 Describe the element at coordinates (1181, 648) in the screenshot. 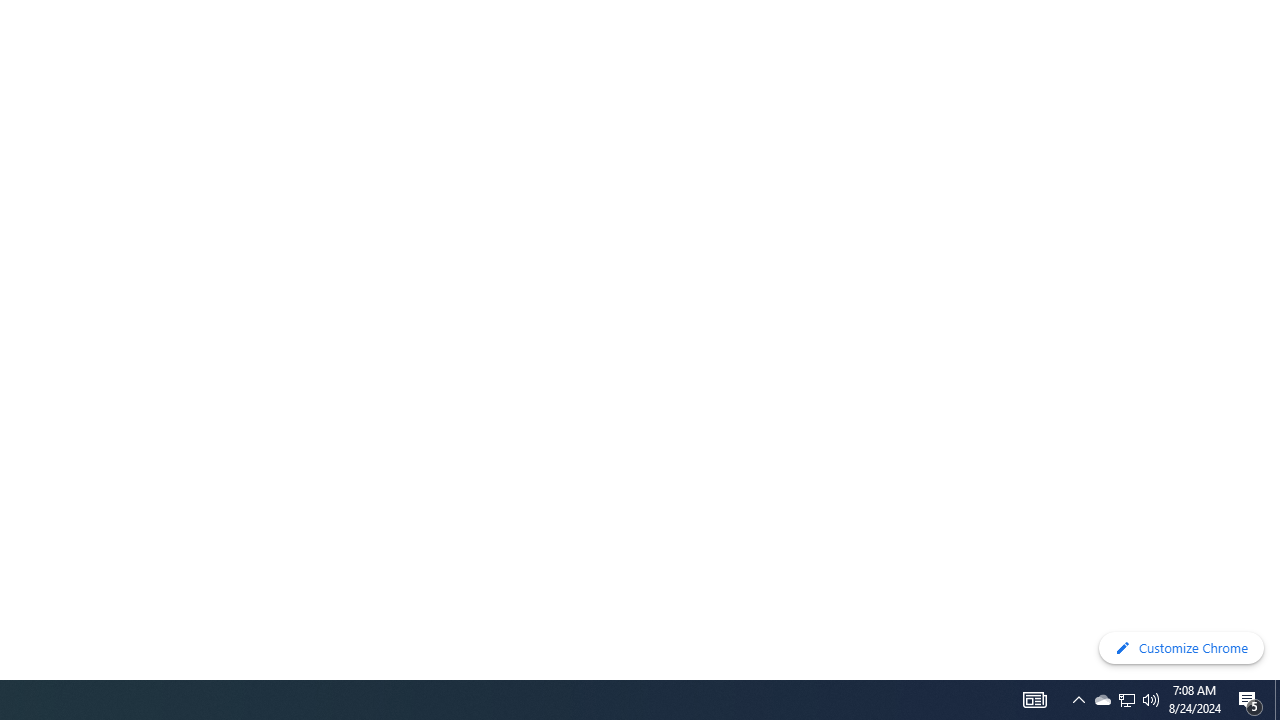

I see `'Customize Chrome'` at that location.